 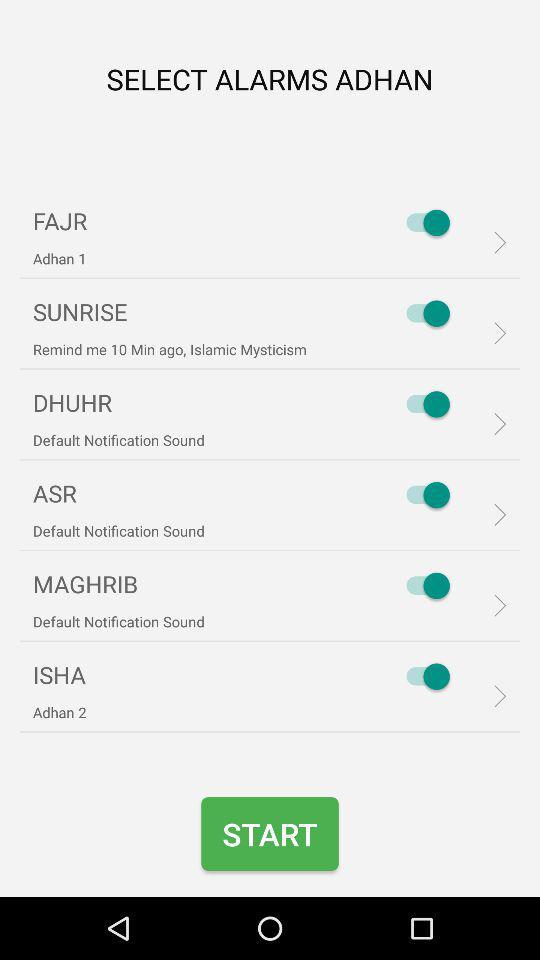 What do you see at coordinates (422, 313) in the screenshot?
I see `sunrise alarms` at bounding box center [422, 313].